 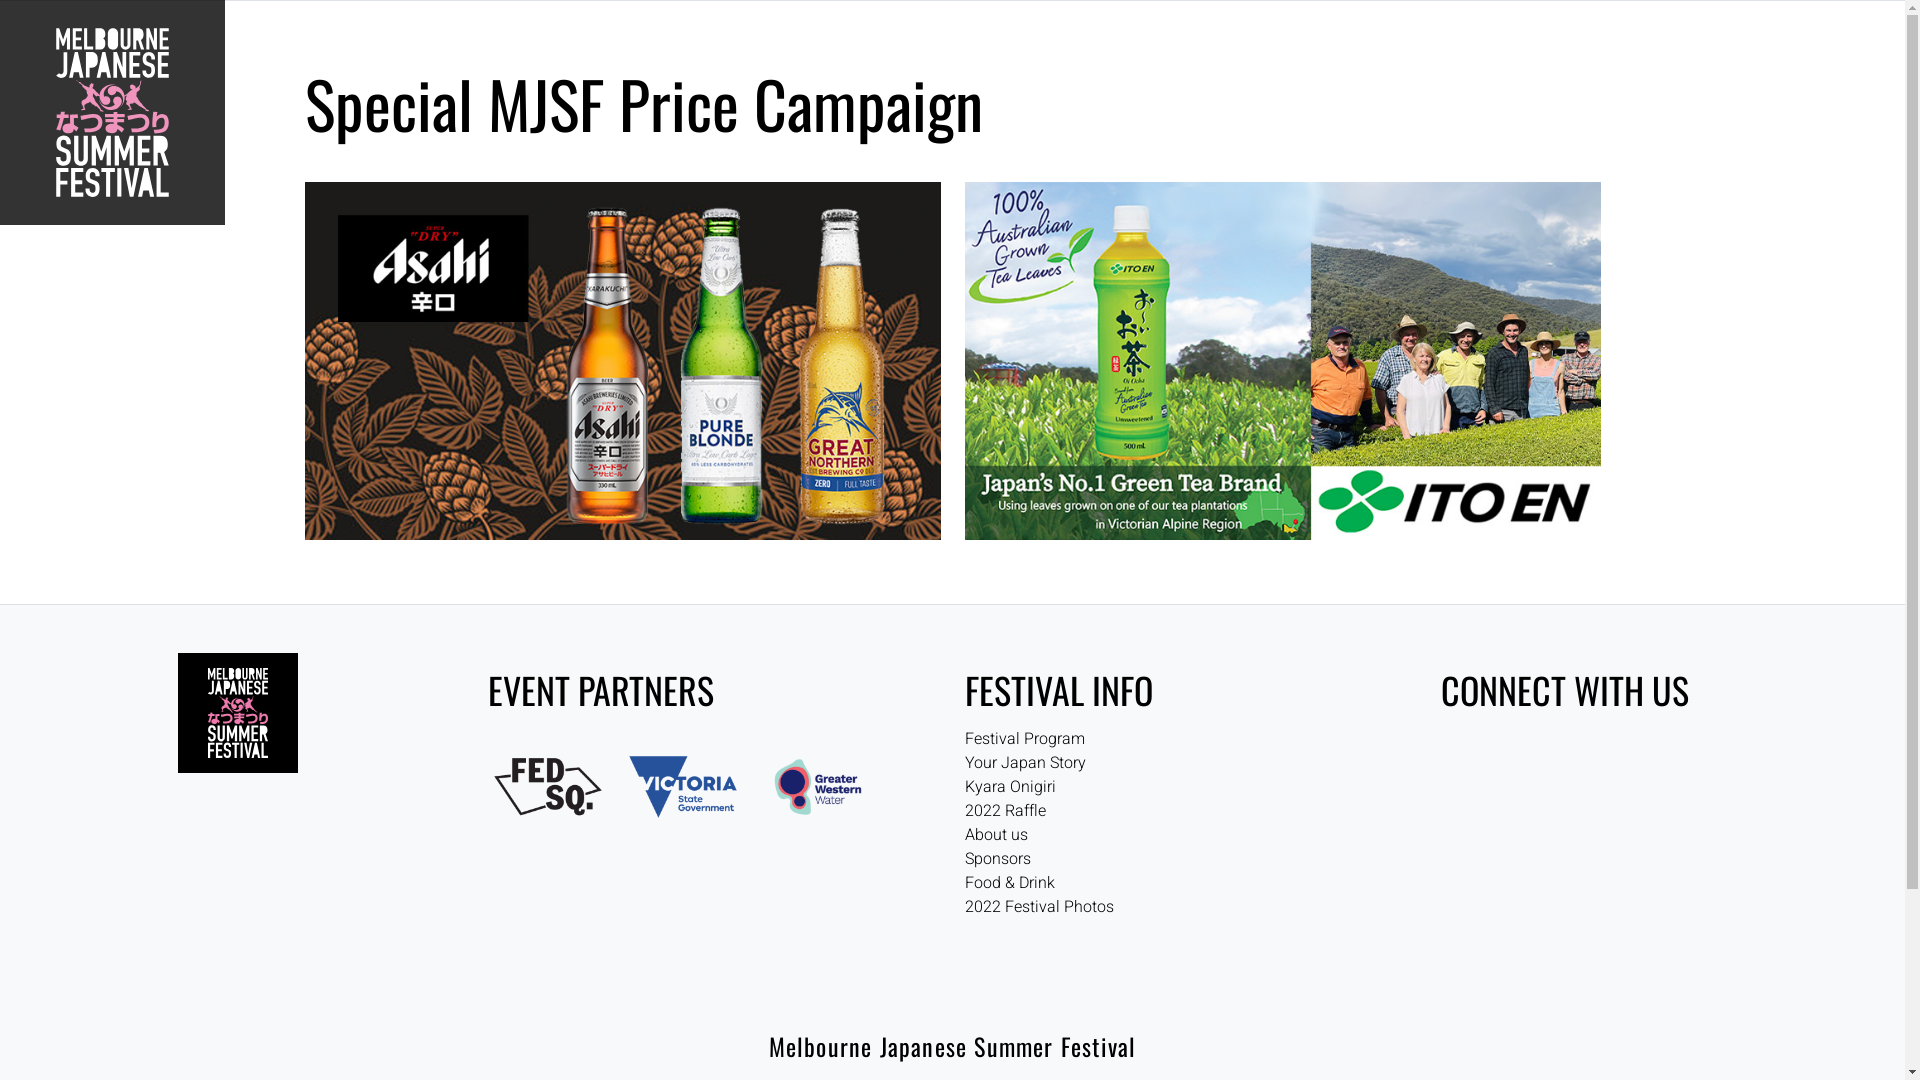 What do you see at coordinates (1009, 785) in the screenshot?
I see `'Kyara Onigiri'` at bounding box center [1009, 785].